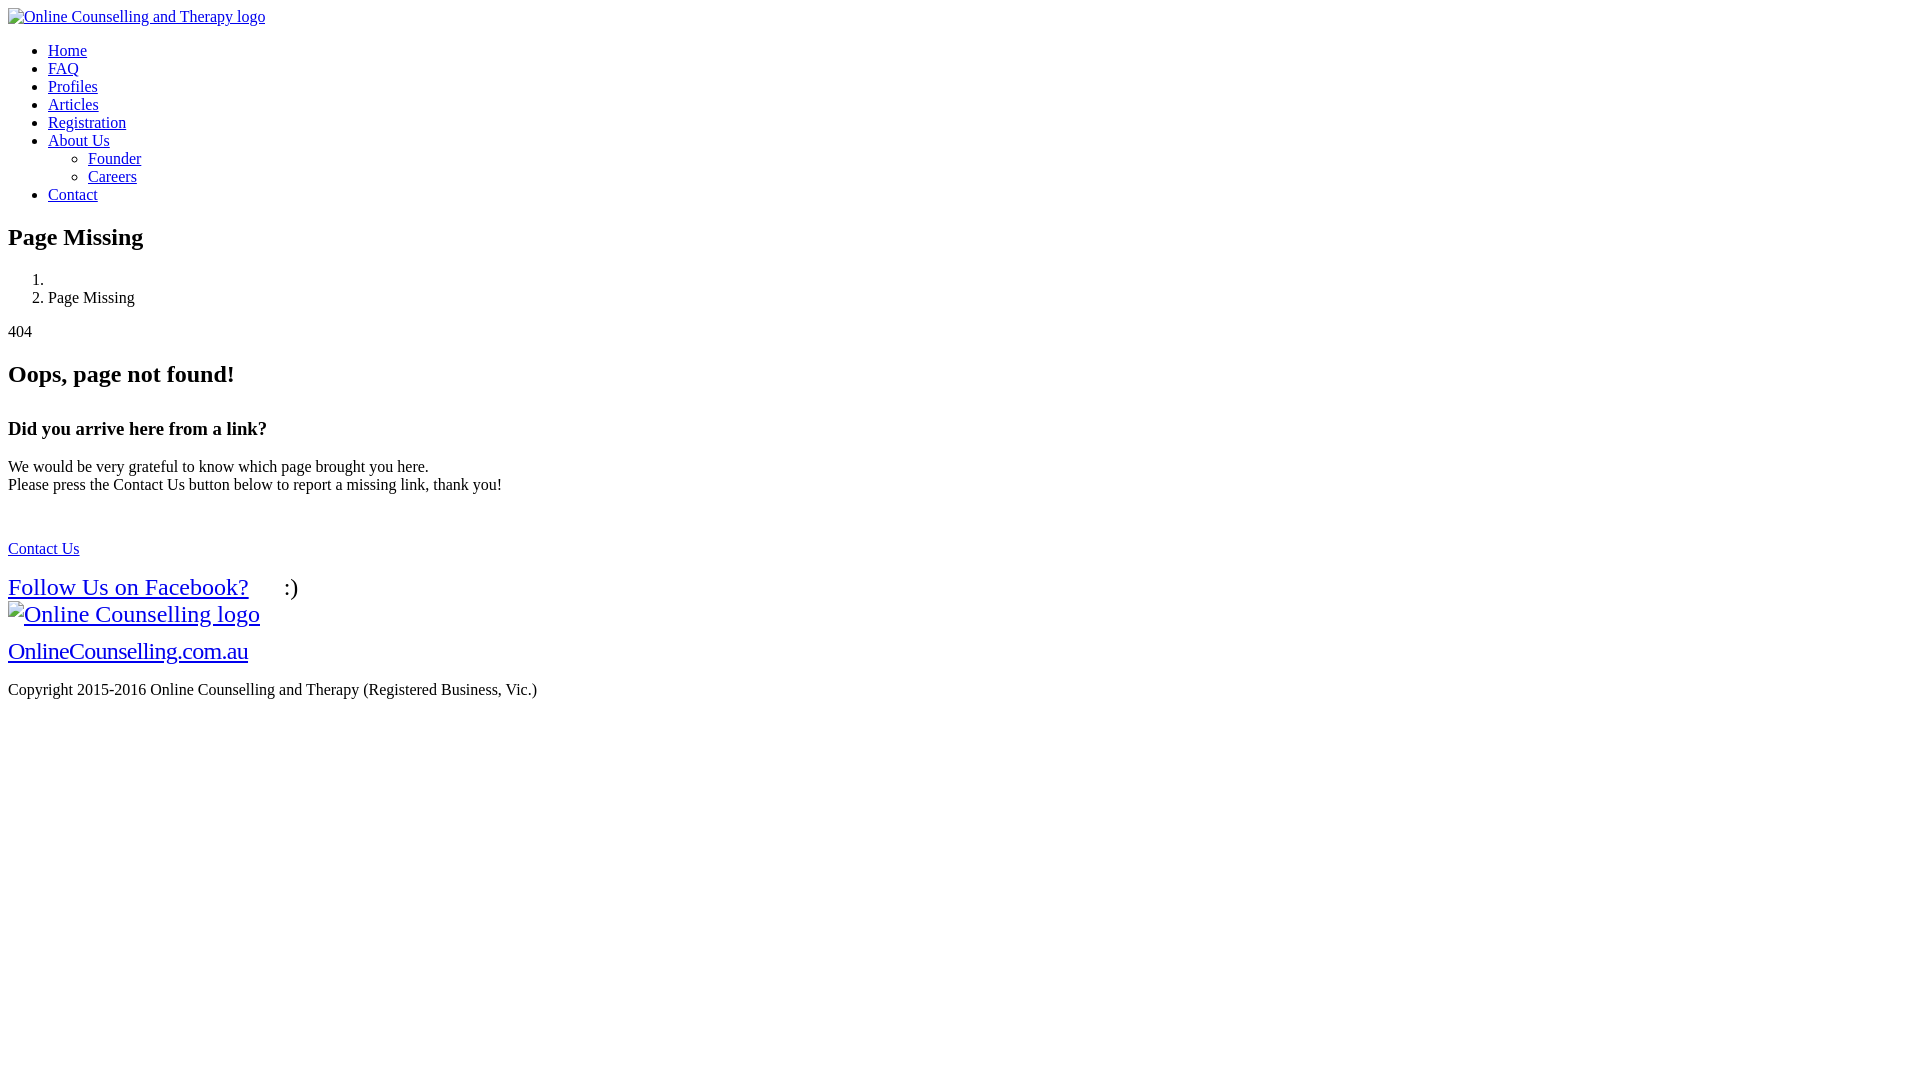 The width and height of the screenshot is (1920, 1080). What do you see at coordinates (111, 175) in the screenshot?
I see `'Careers'` at bounding box center [111, 175].